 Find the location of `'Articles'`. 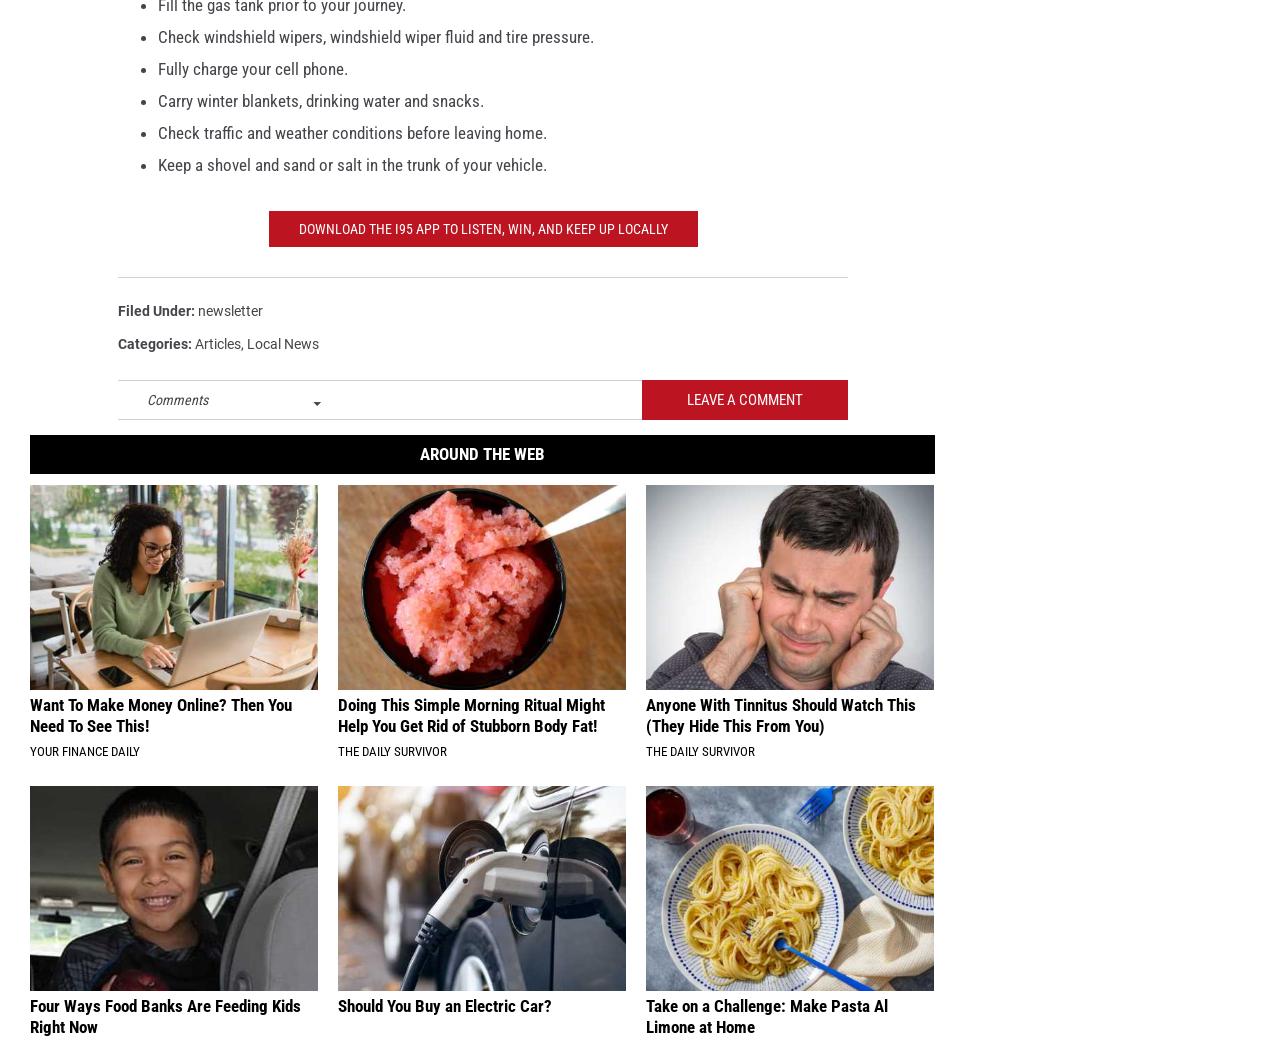

'Articles' is located at coordinates (217, 356).